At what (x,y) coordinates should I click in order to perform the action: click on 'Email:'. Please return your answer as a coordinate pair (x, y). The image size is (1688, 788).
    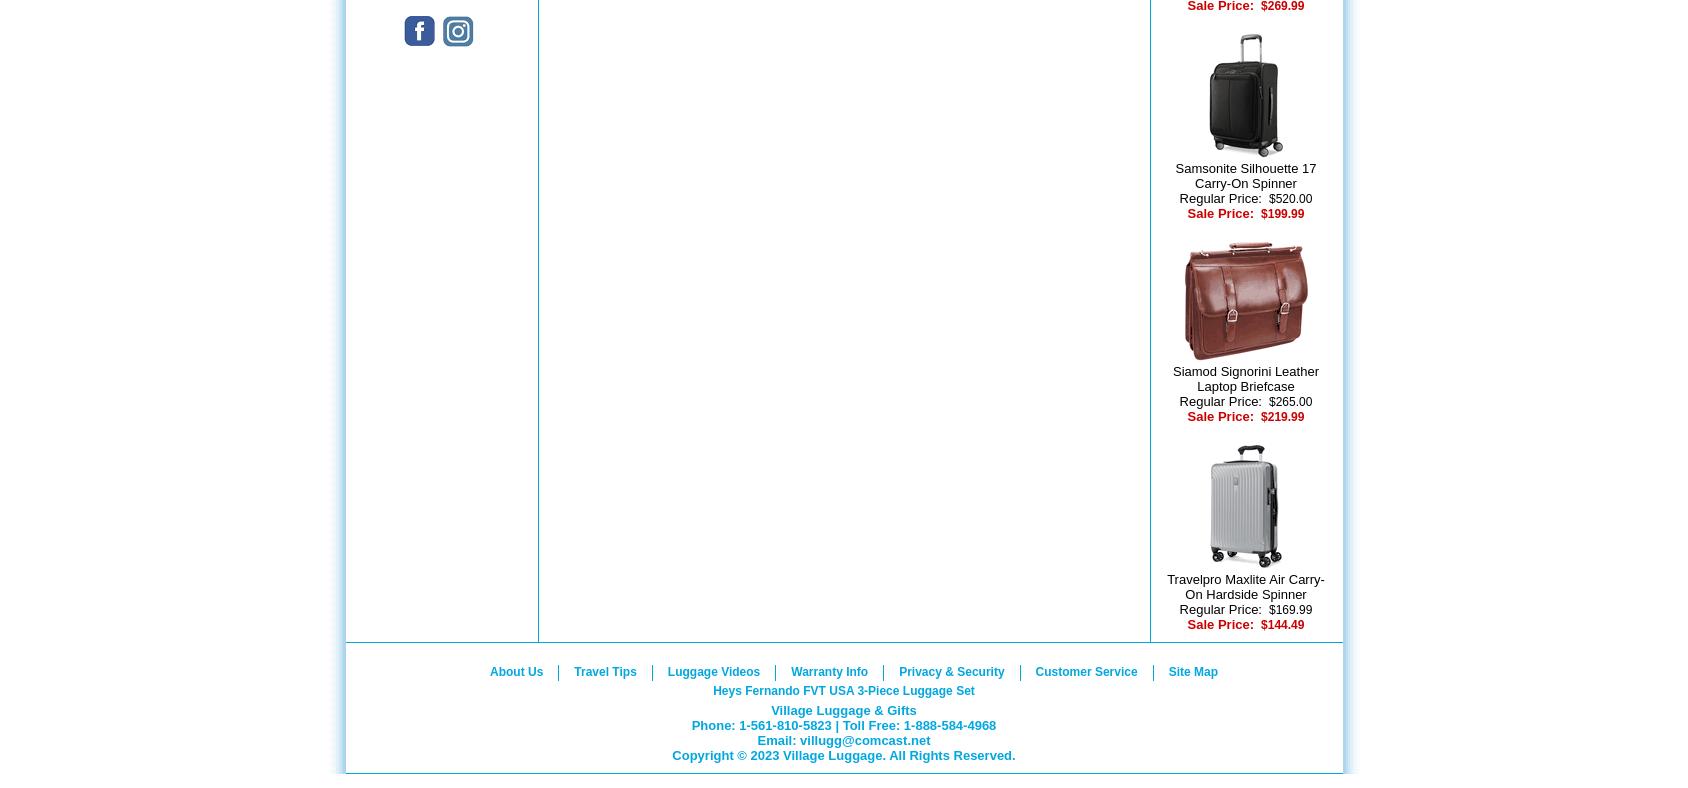
    Looking at the image, I should click on (778, 740).